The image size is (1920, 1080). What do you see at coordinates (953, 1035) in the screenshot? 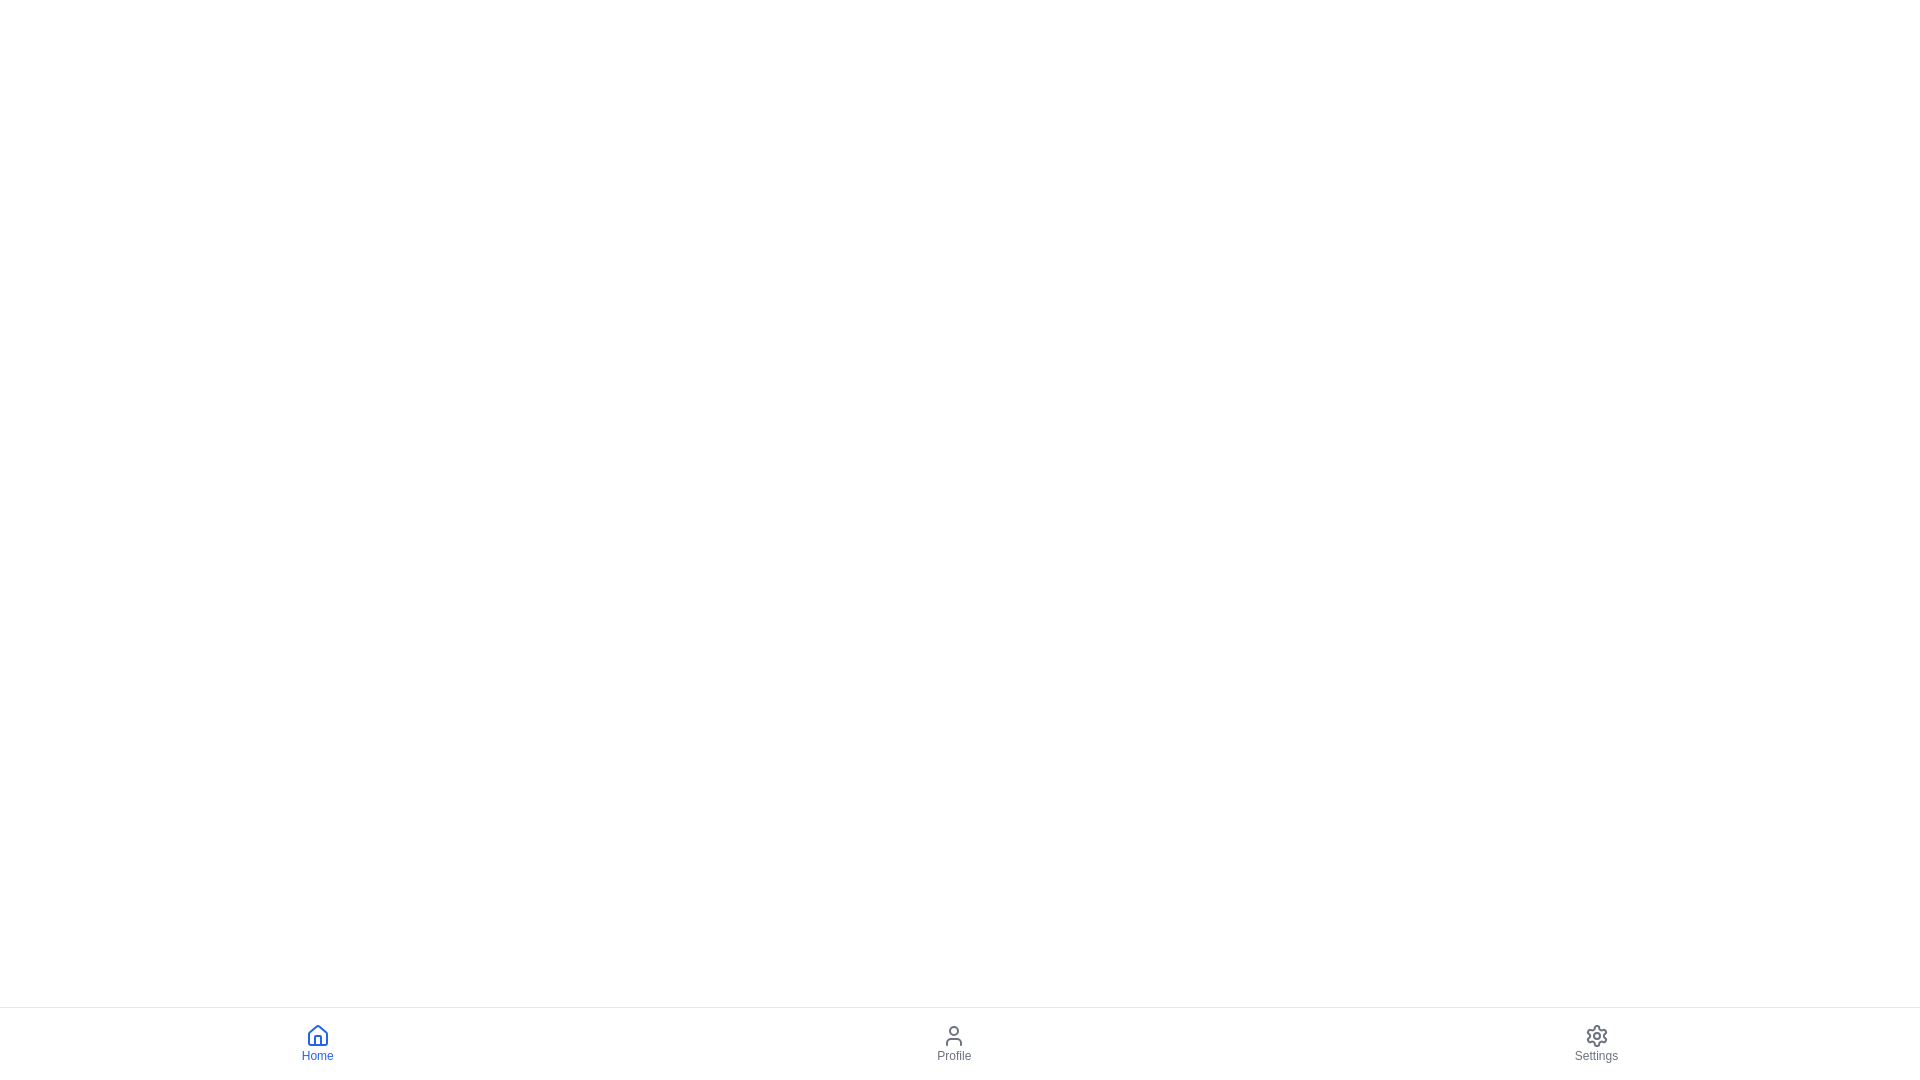
I see `the user profile icon located at the top of the 'Profile' section in the bottom navigation bar` at bounding box center [953, 1035].